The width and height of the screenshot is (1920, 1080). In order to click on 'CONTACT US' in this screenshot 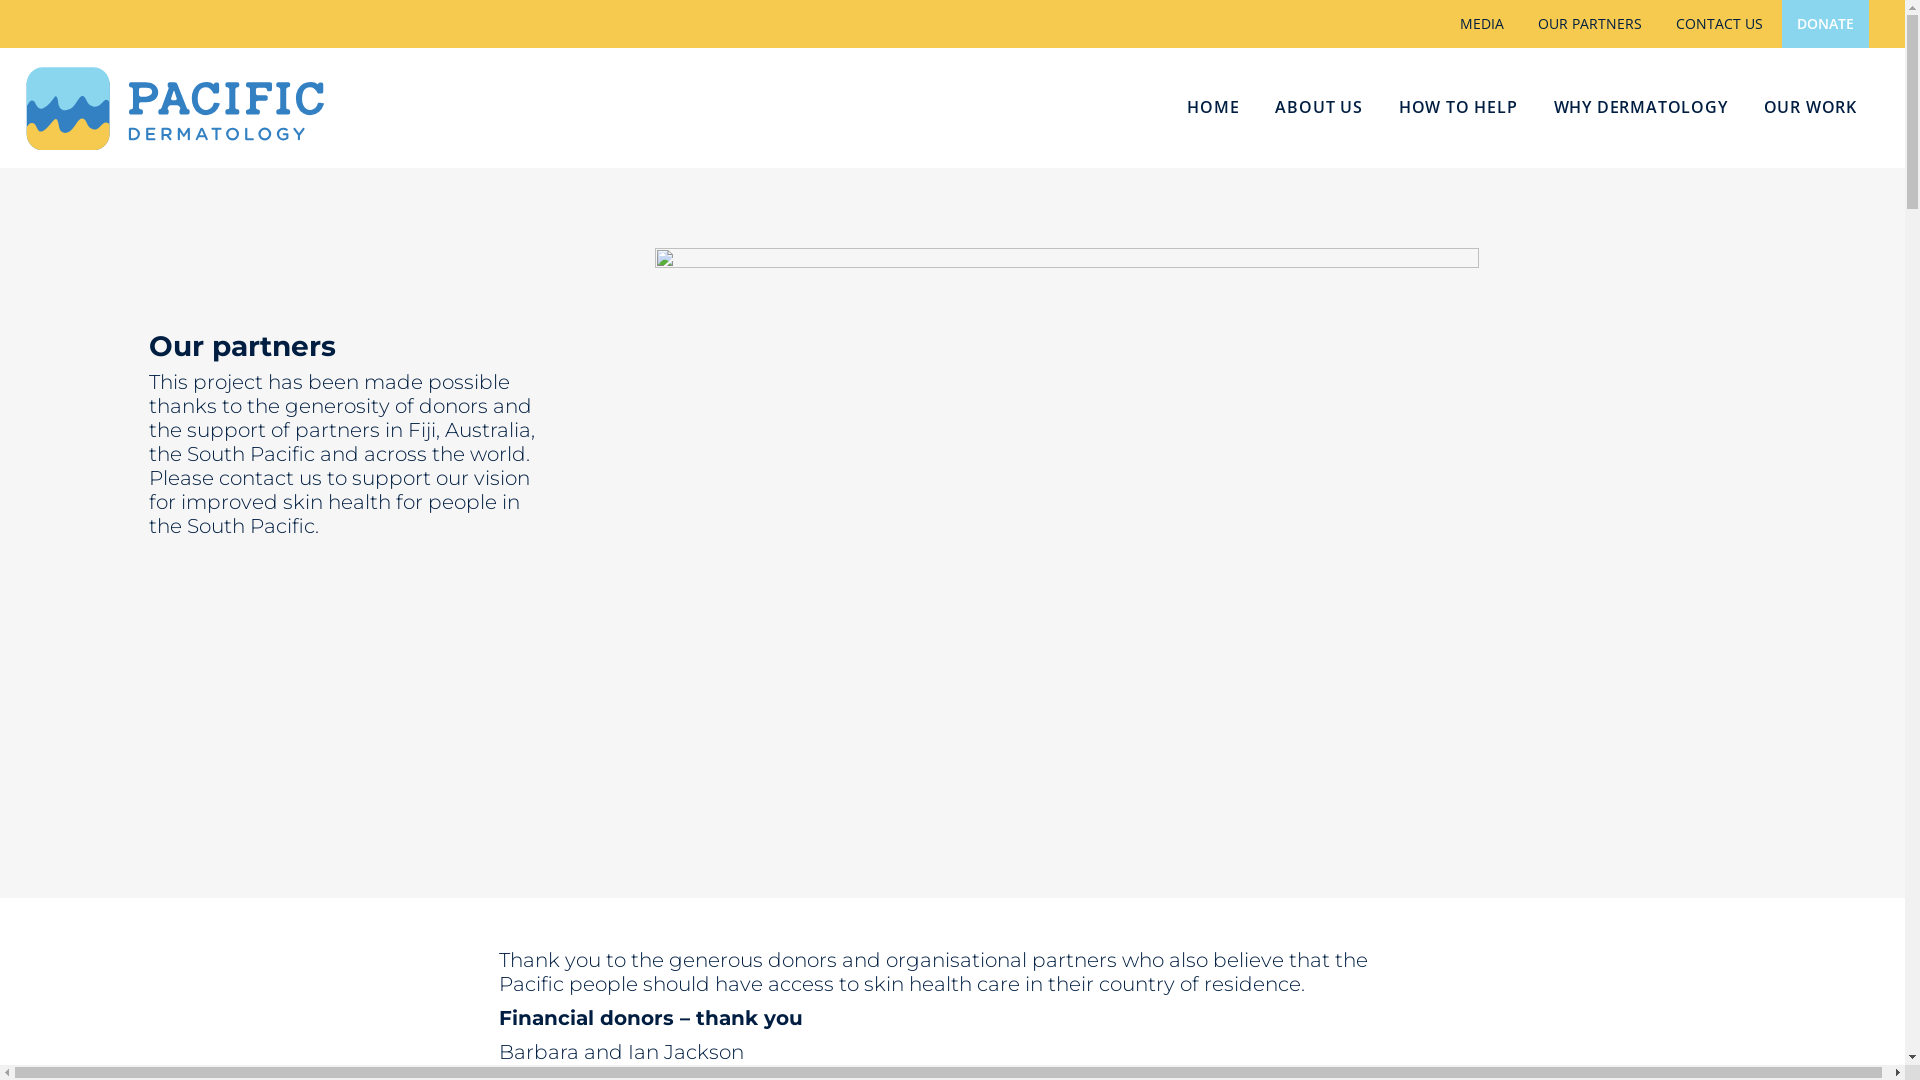, I will do `click(1718, 23)`.